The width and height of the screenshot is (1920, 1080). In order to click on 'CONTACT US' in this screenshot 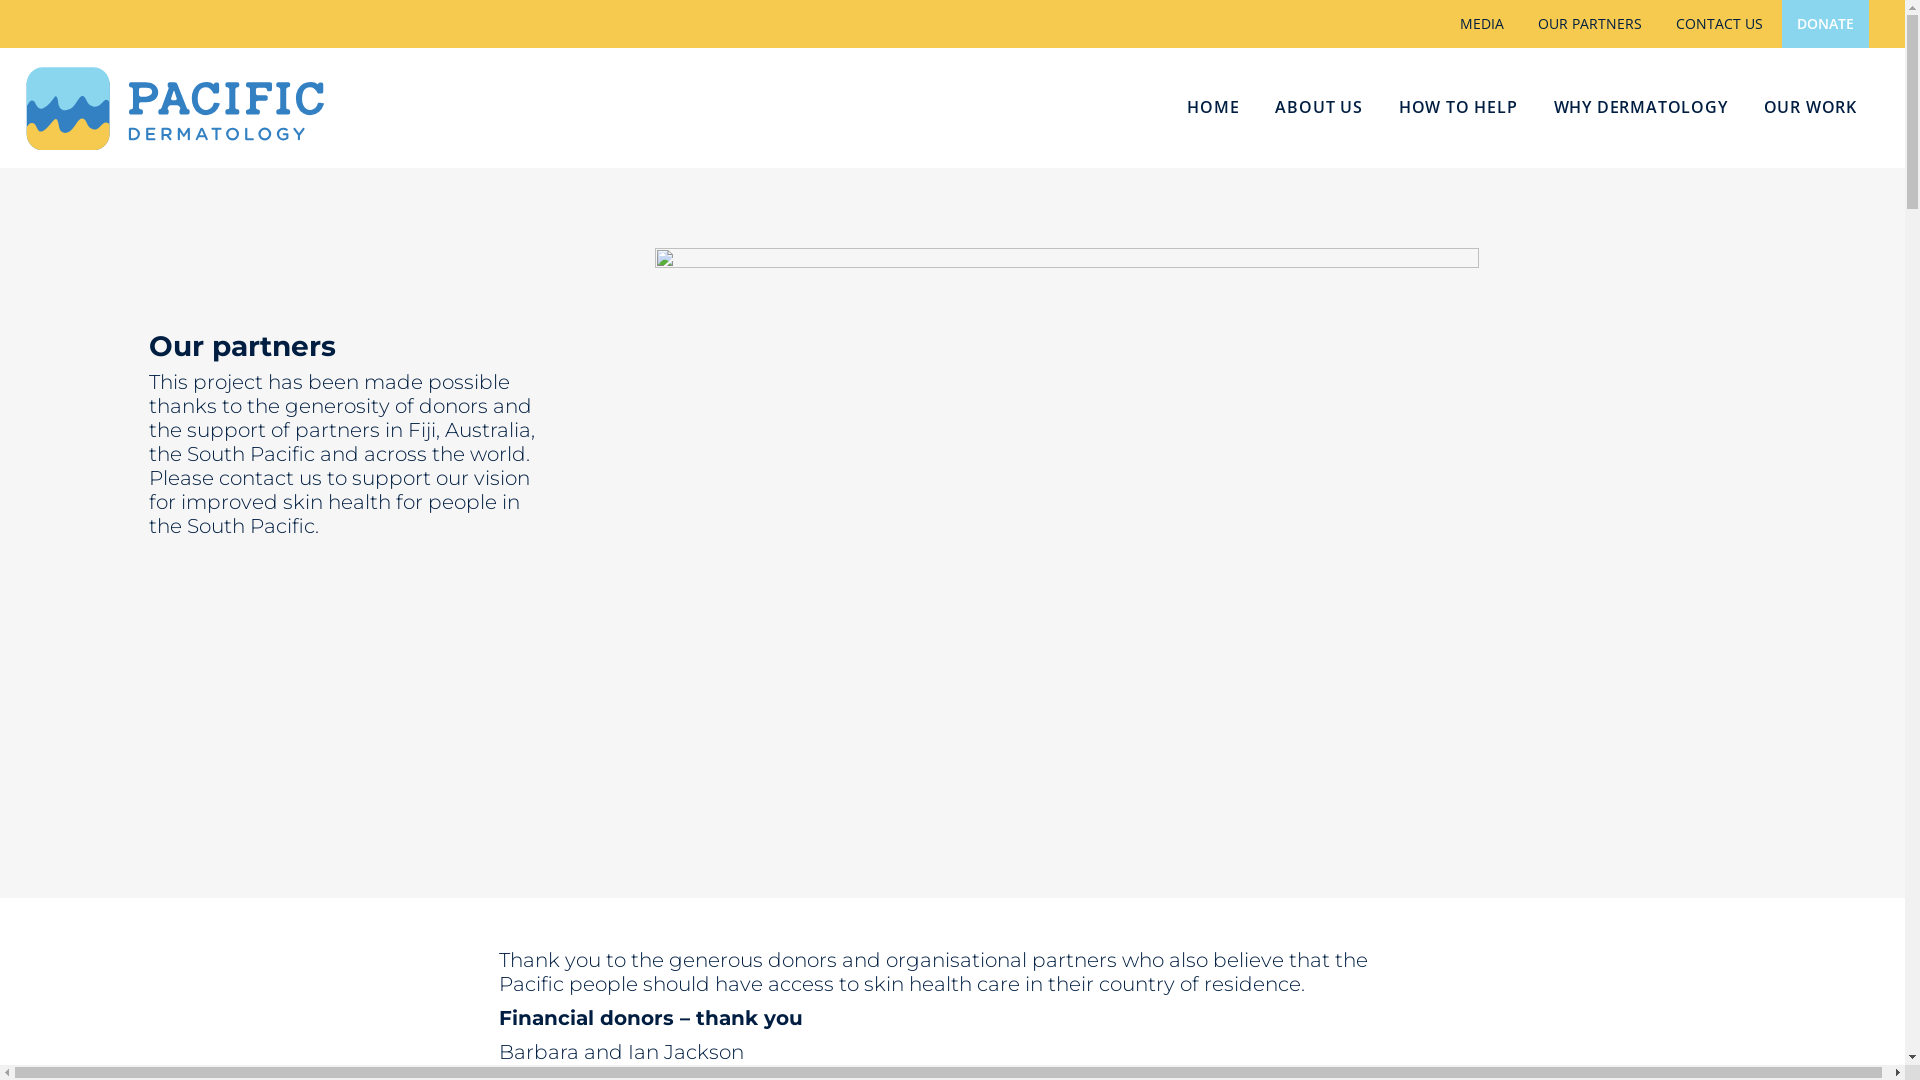, I will do `click(1718, 23)`.